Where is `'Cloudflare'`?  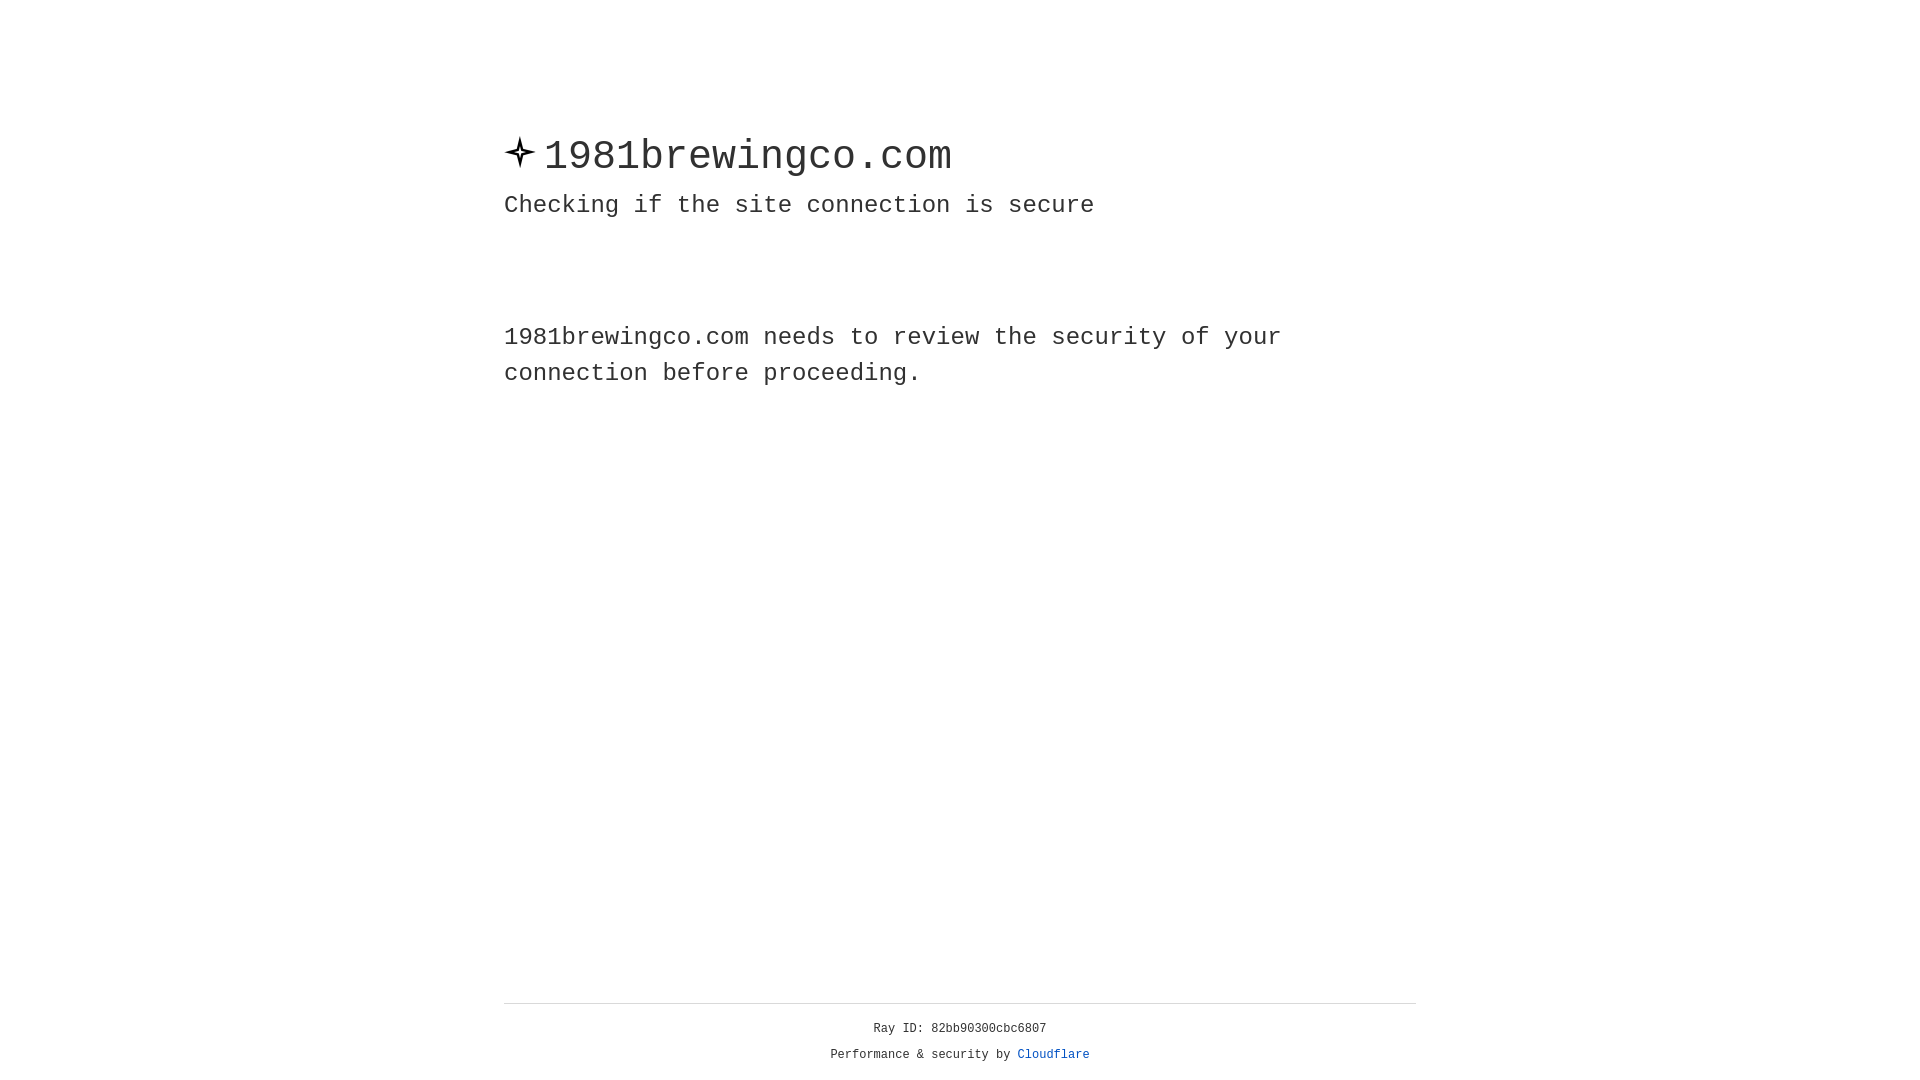 'Cloudflare' is located at coordinates (1017, 1054).